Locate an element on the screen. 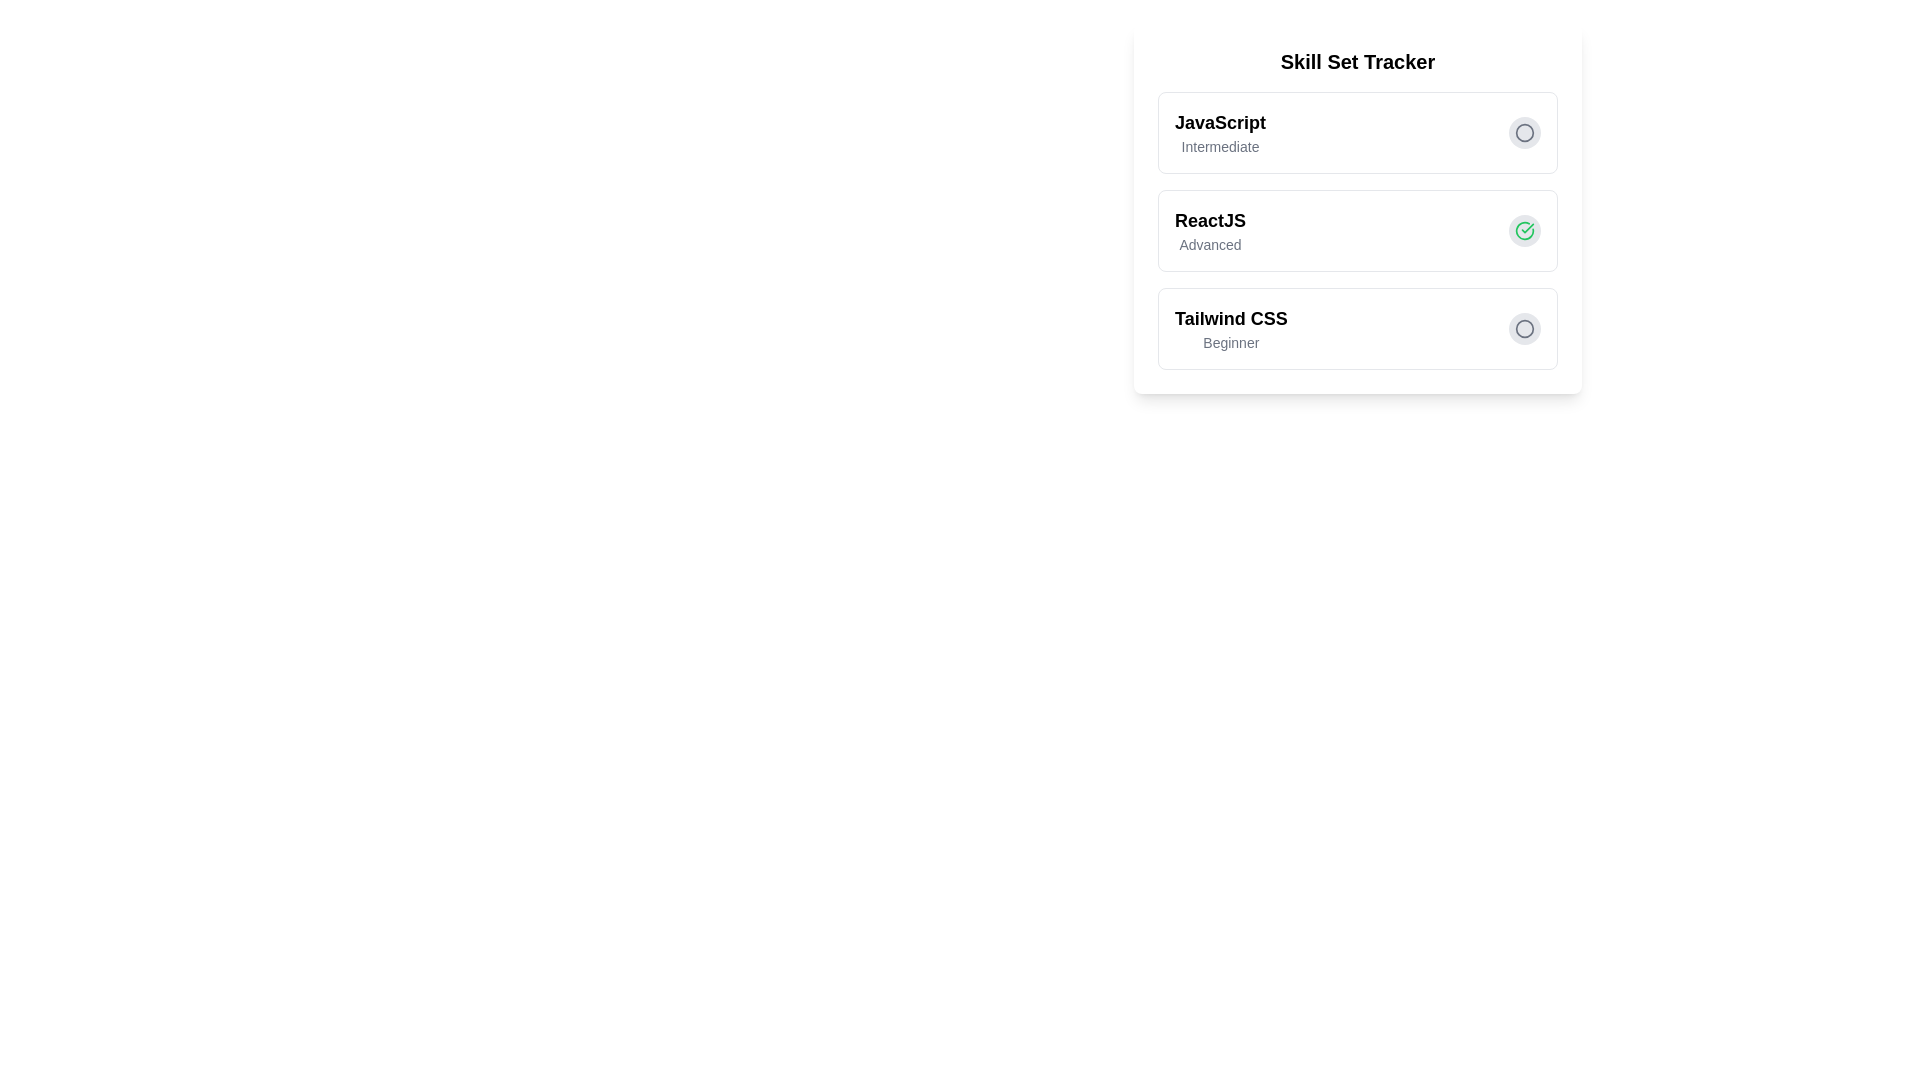 The image size is (1920, 1080). the interactive button on the first list item titled 'JavaScript' in the 'Skill Set Tracker' is located at coordinates (1358, 132).